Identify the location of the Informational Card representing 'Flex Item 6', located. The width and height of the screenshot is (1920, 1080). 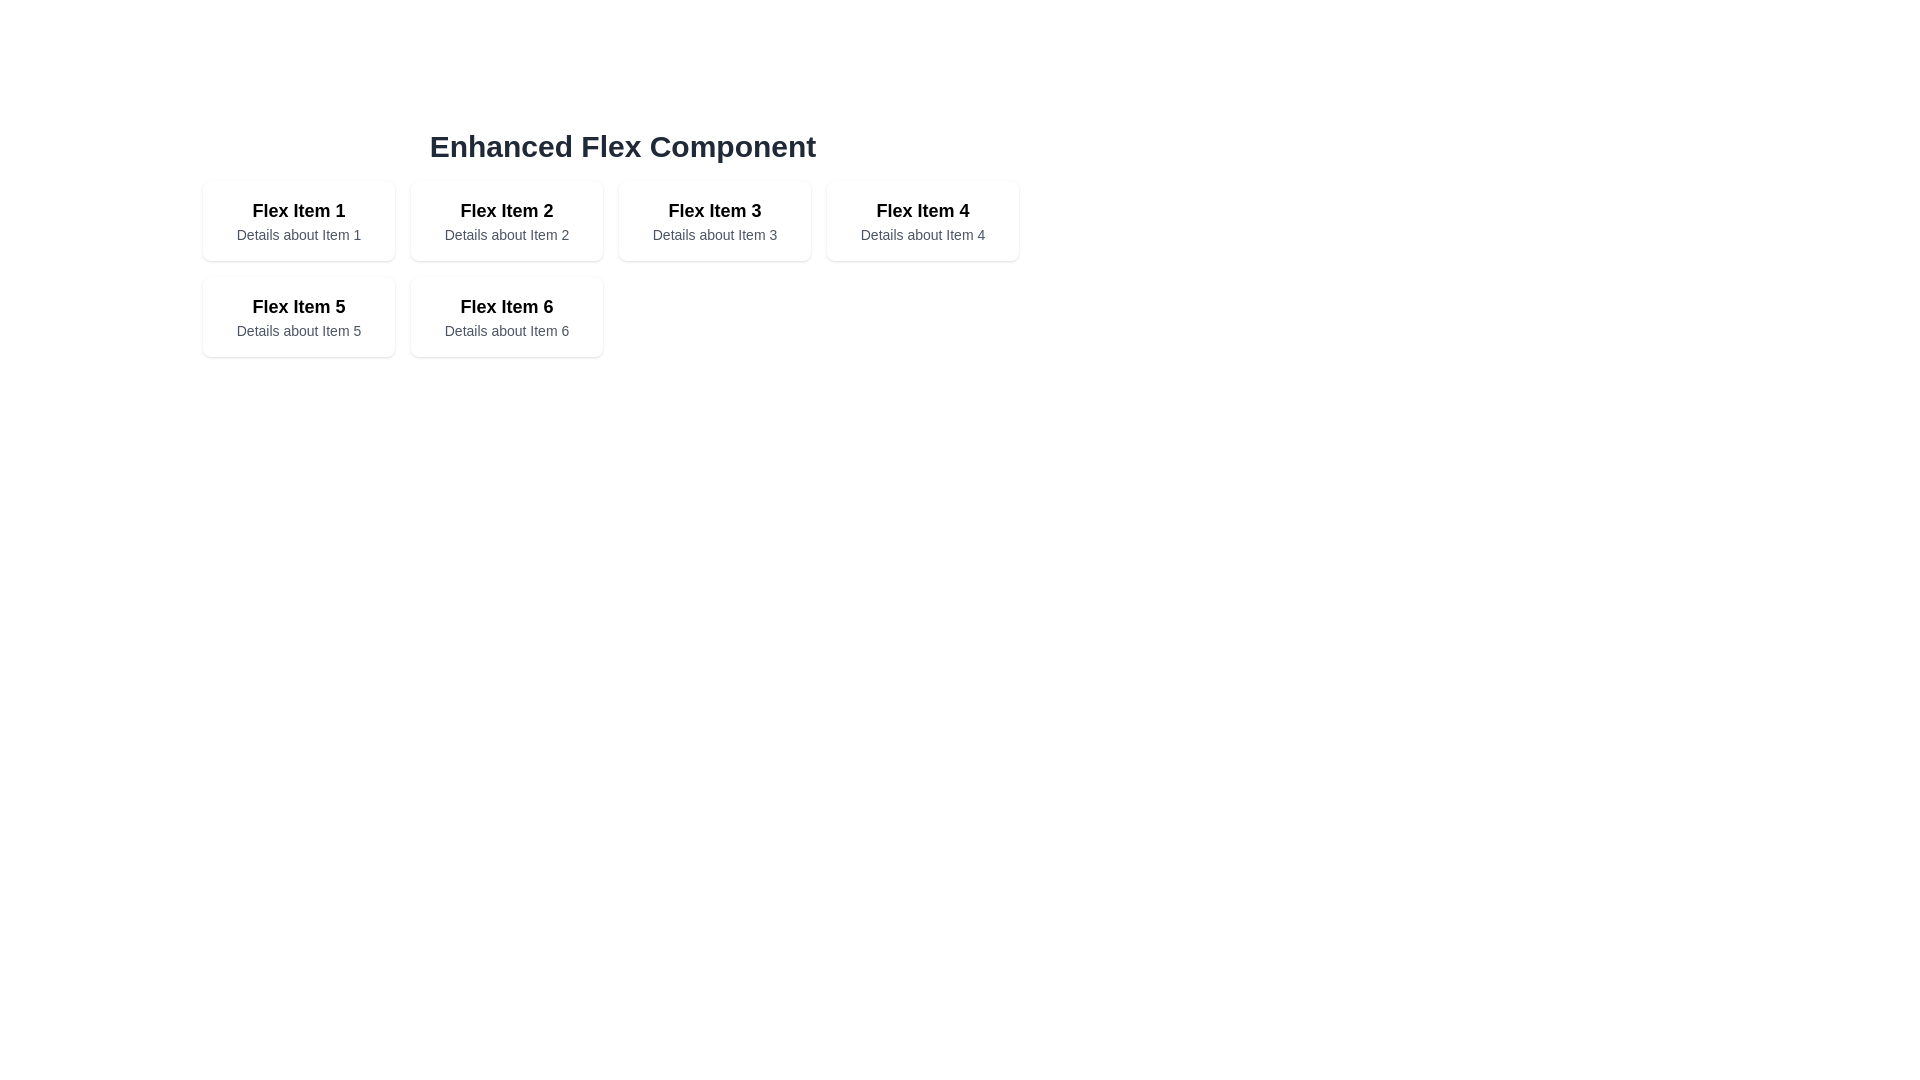
(507, 315).